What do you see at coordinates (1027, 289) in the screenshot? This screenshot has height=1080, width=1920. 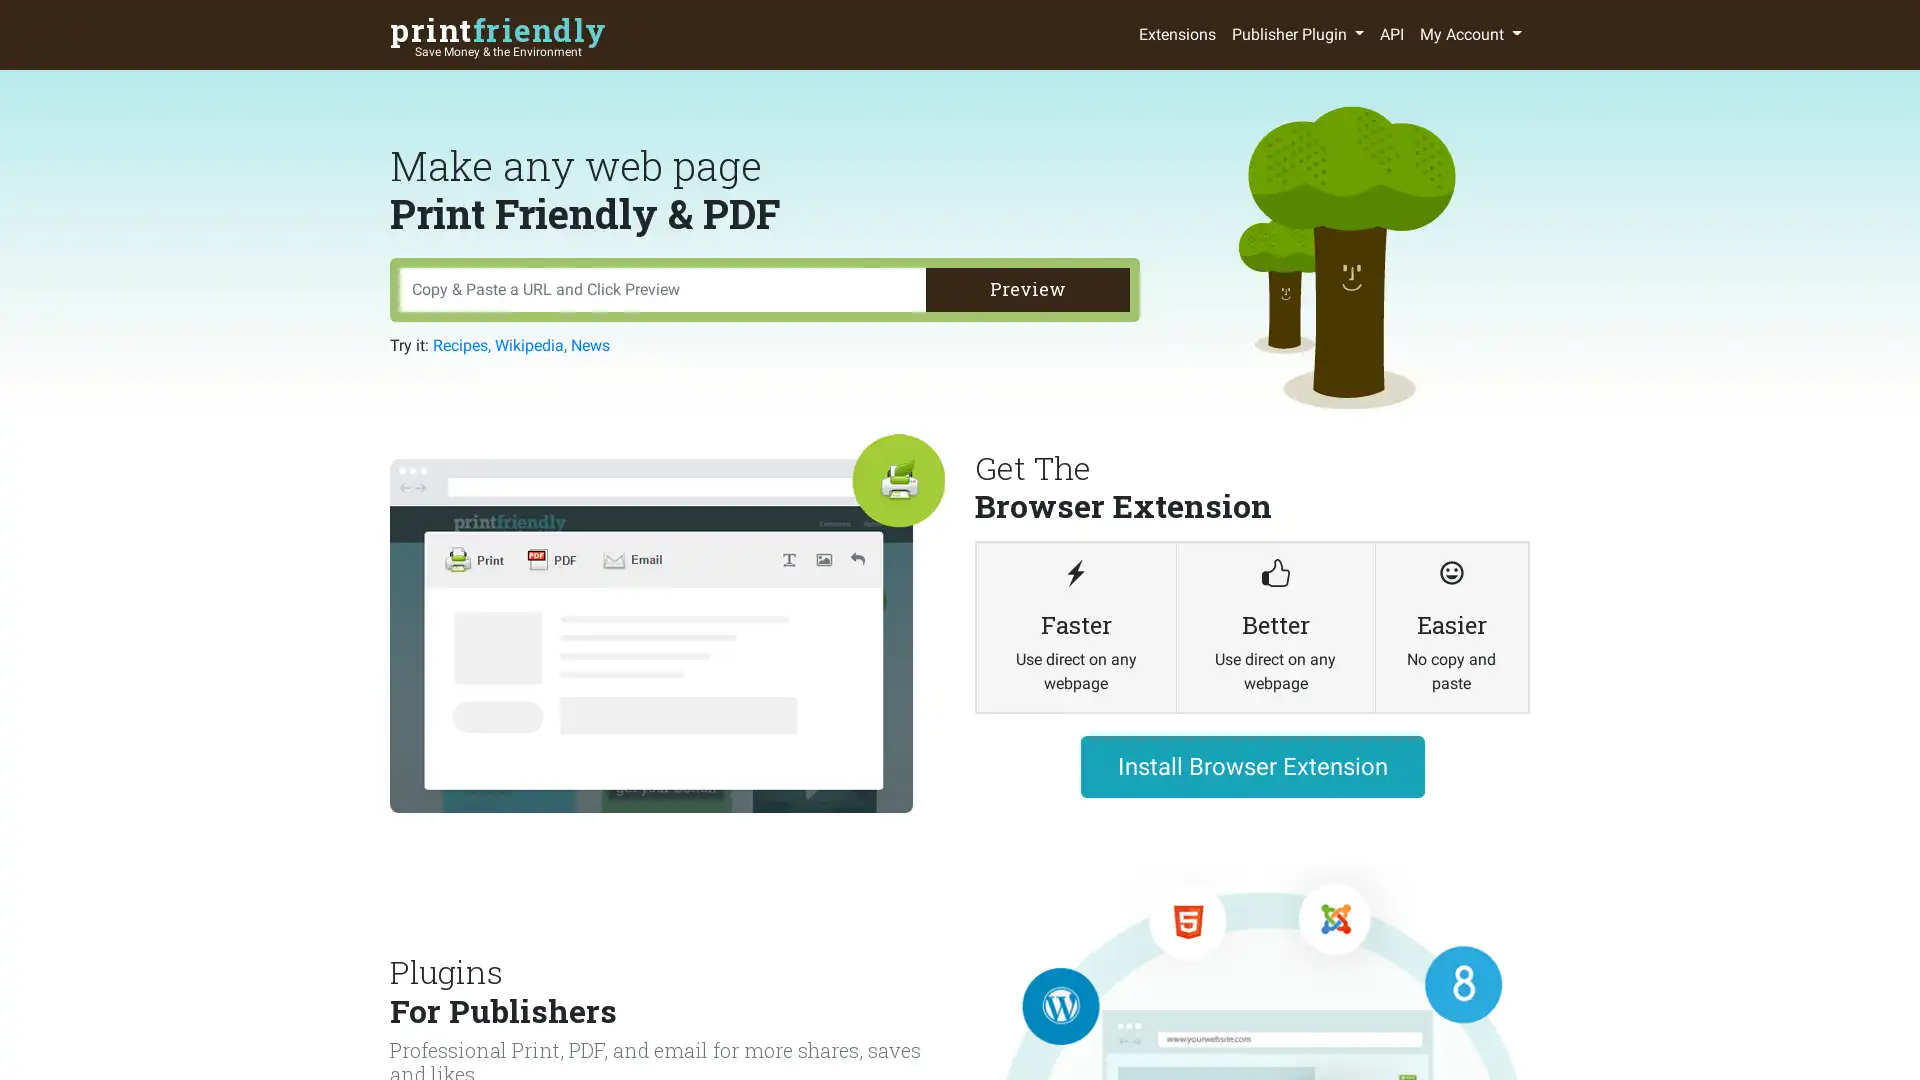 I see `Preview` at bounding box center [1027, 289].